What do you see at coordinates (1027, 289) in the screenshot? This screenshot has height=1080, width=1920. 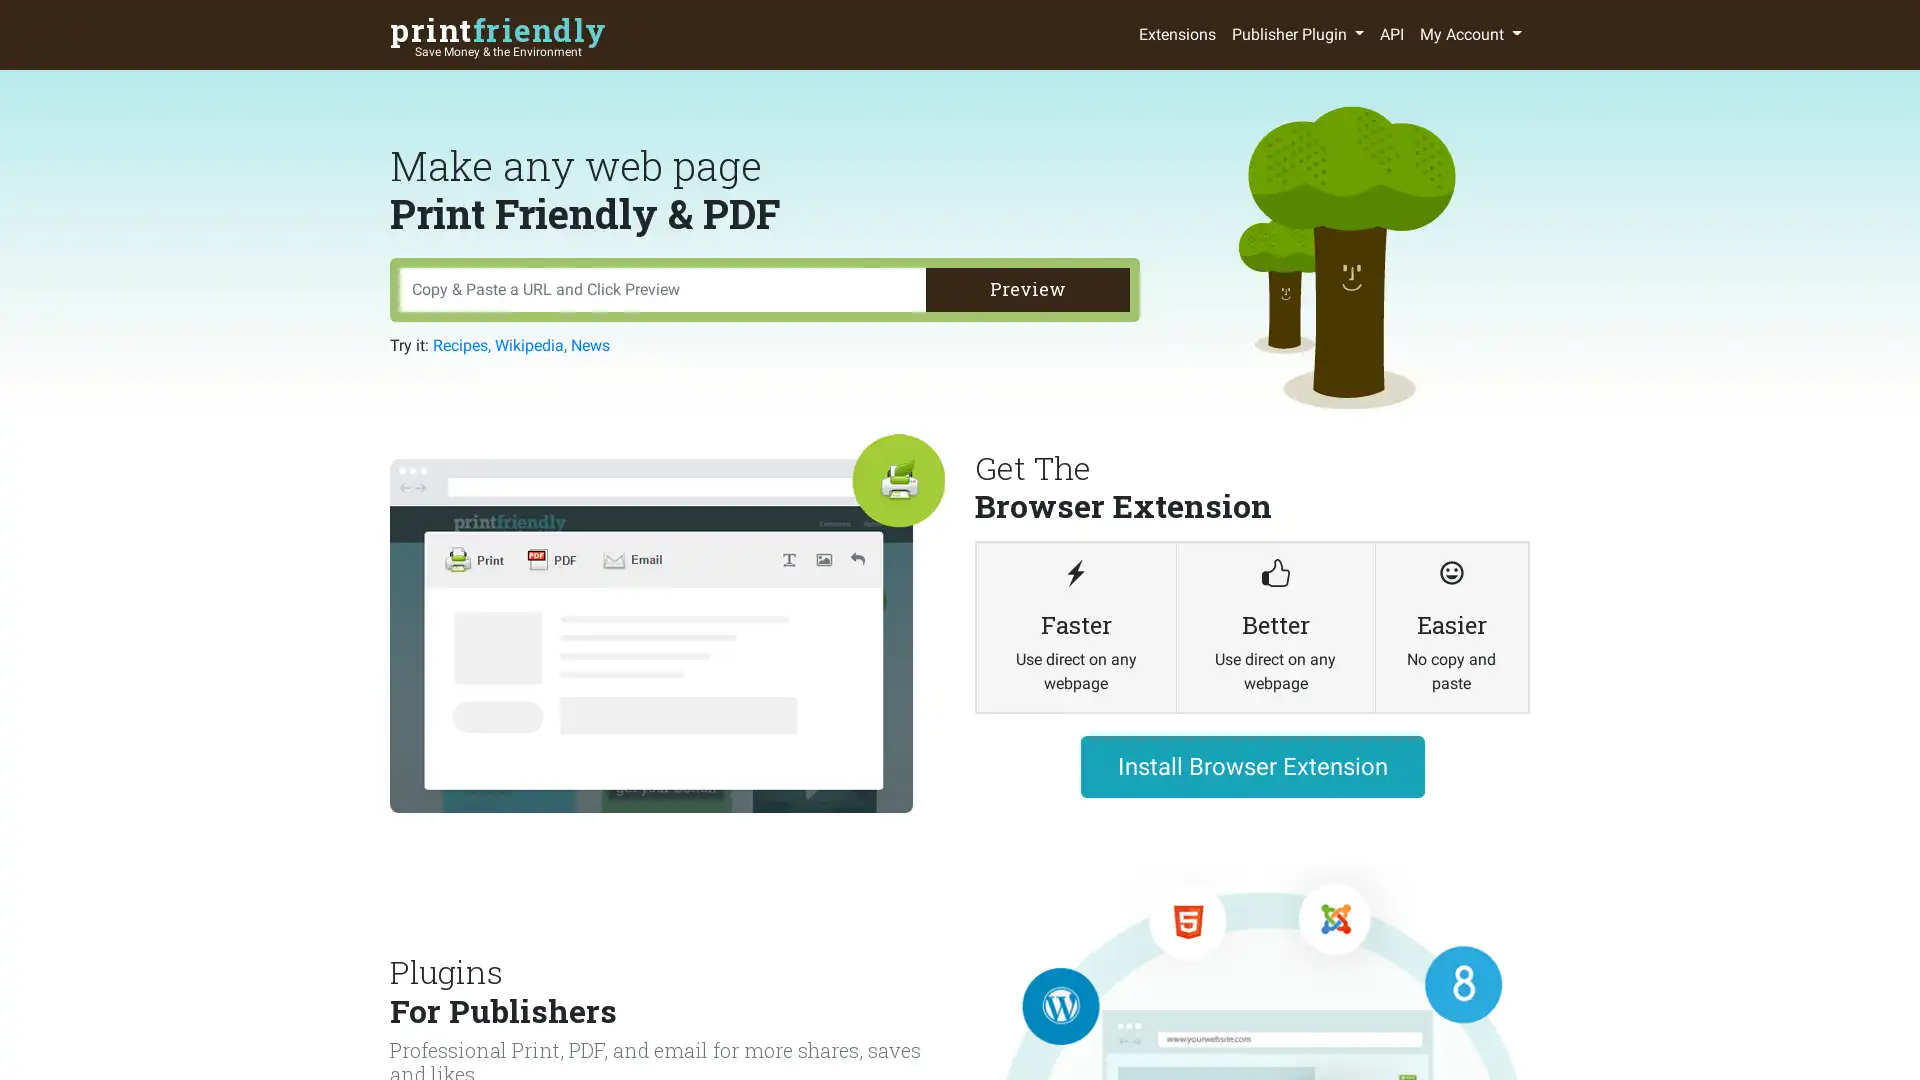 I see `Preview` at bounding box center [1027, 289].